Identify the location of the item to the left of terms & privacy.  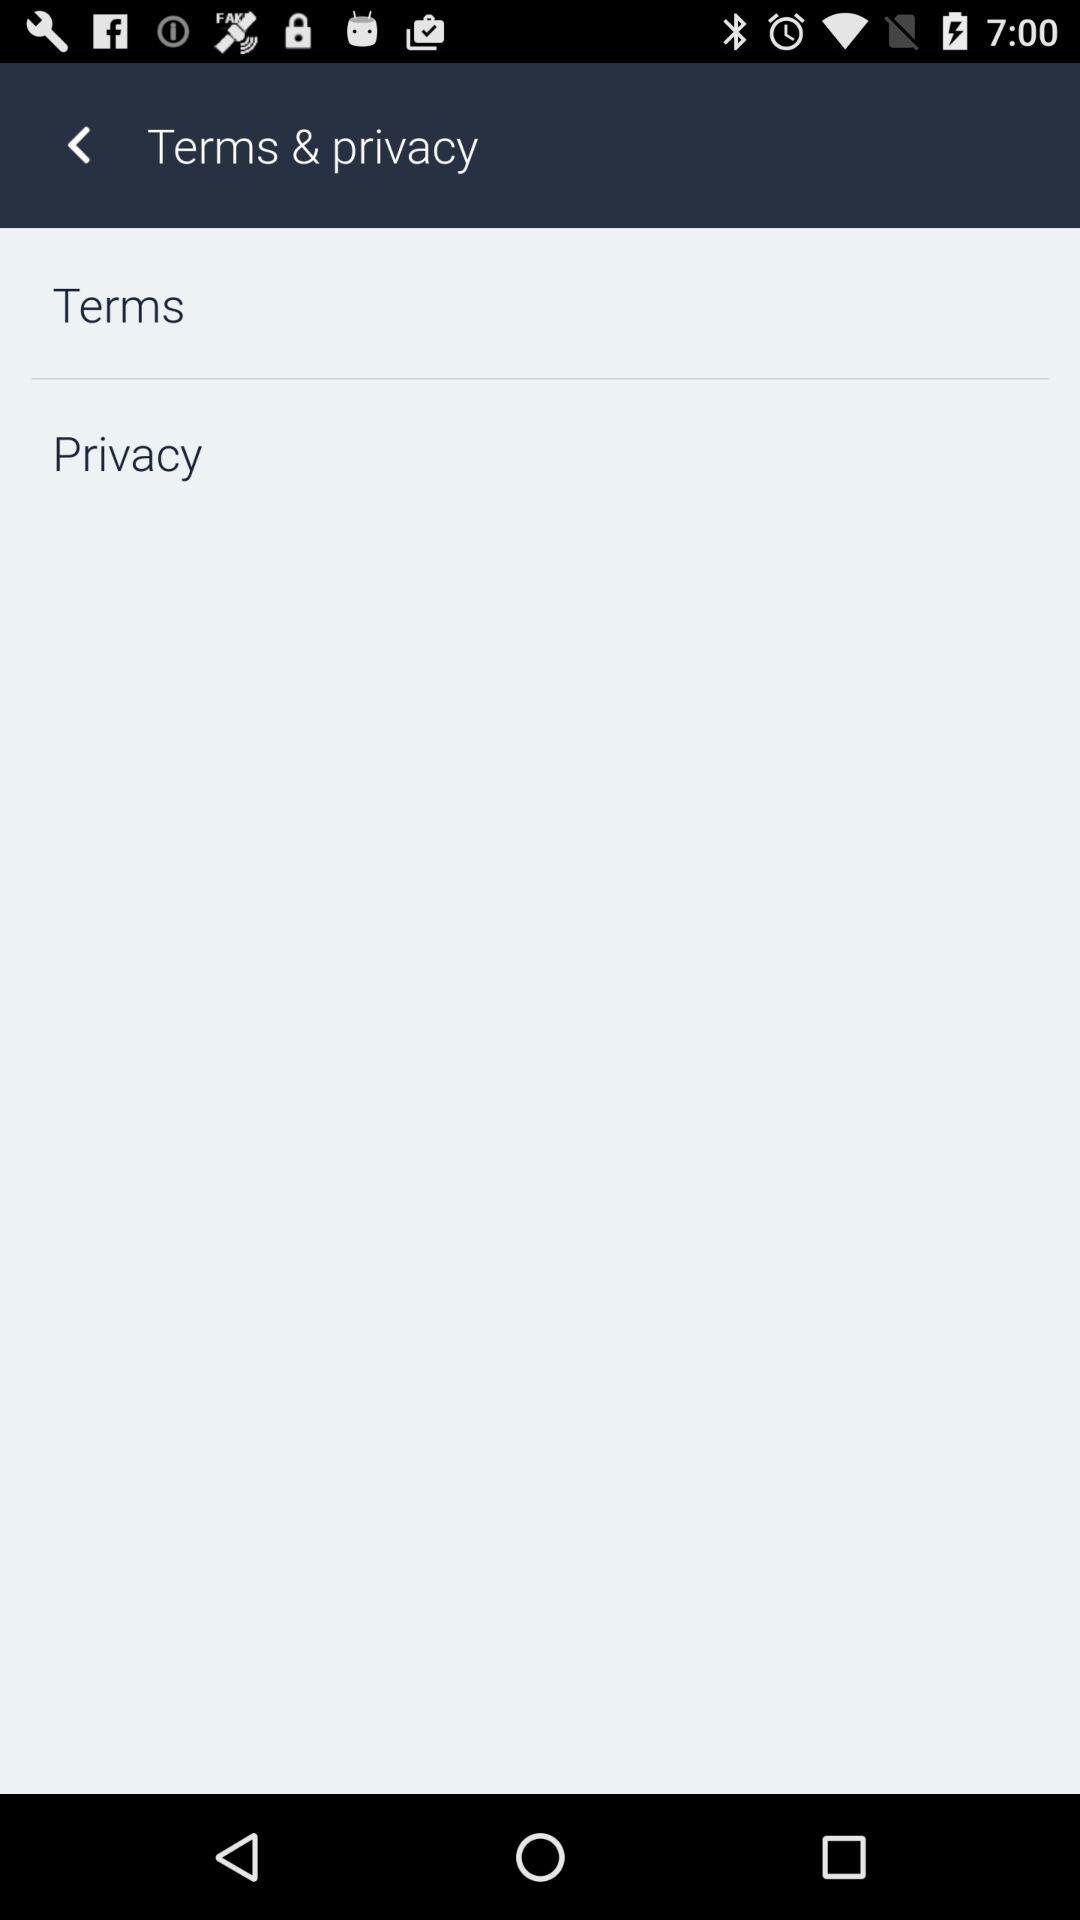
(77, 144).